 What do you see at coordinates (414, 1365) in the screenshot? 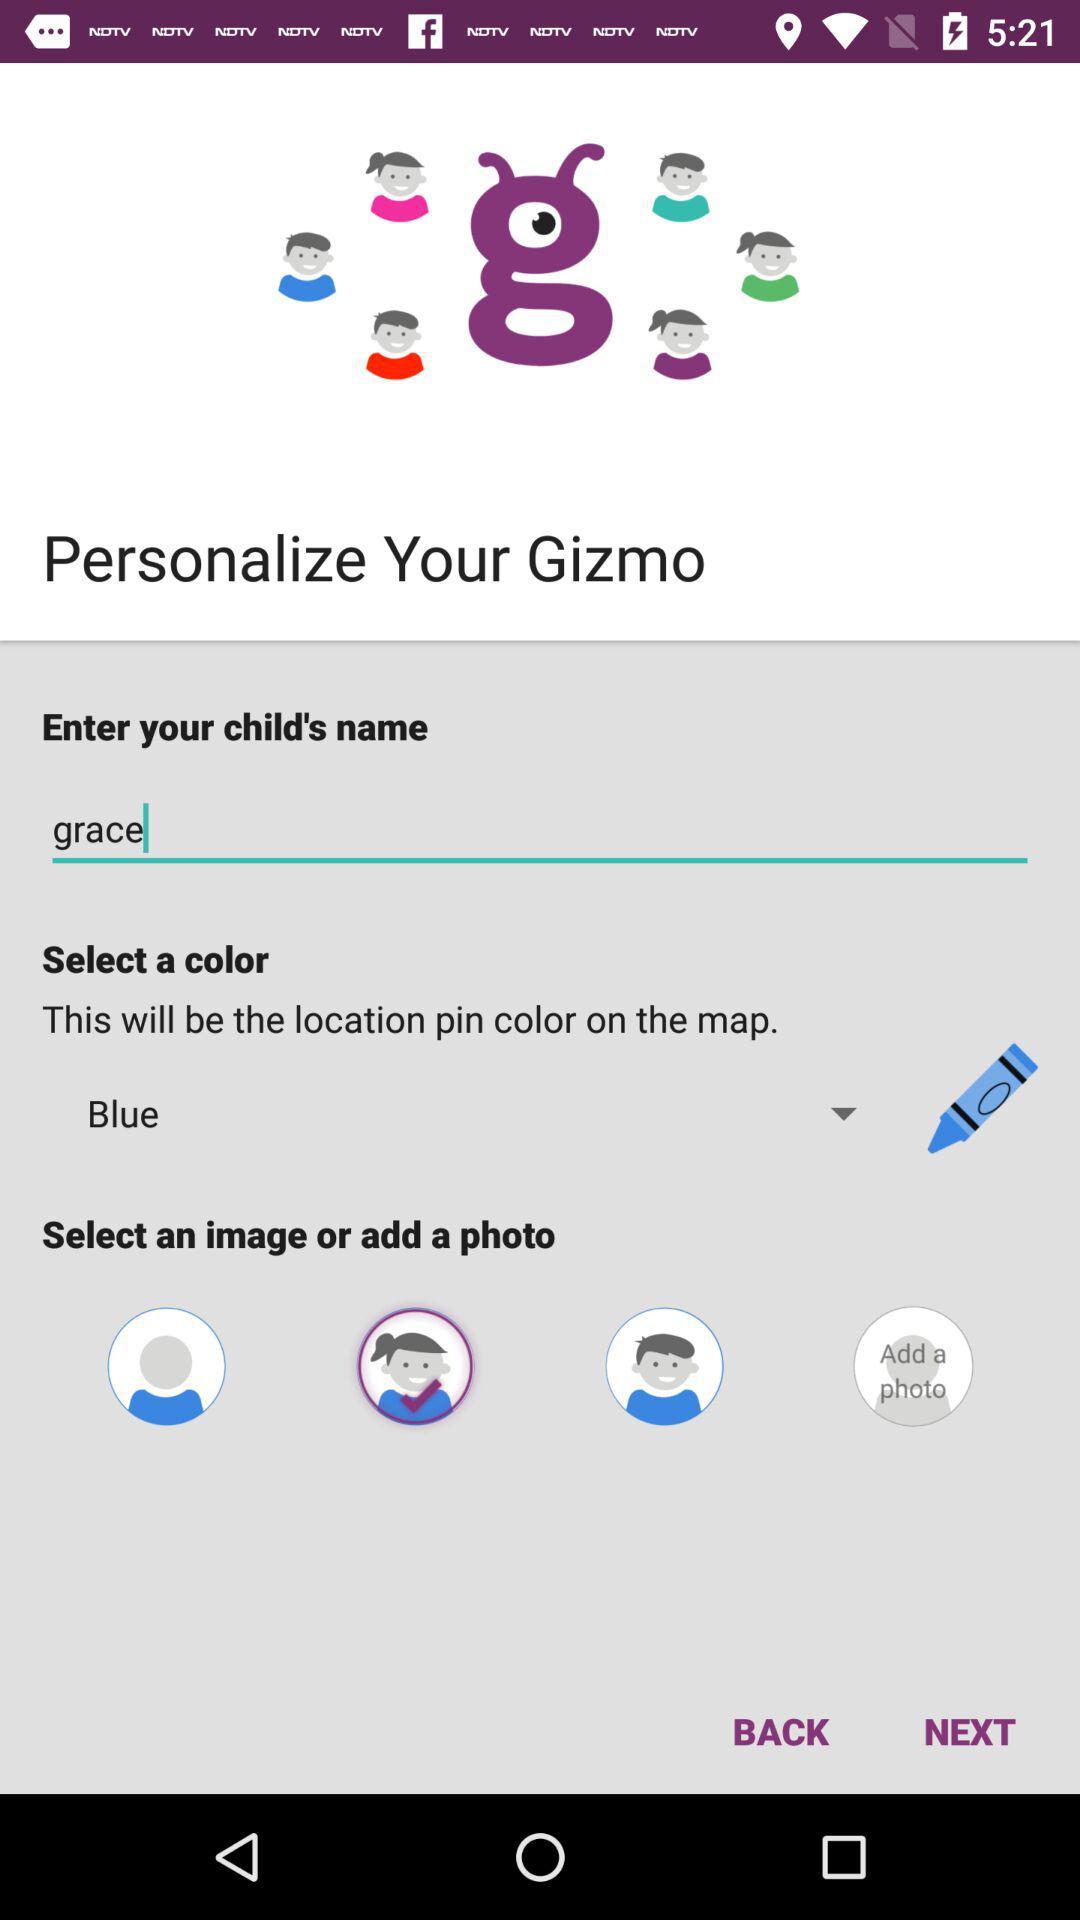
I see `photo` at bounding box center [414, 1365].